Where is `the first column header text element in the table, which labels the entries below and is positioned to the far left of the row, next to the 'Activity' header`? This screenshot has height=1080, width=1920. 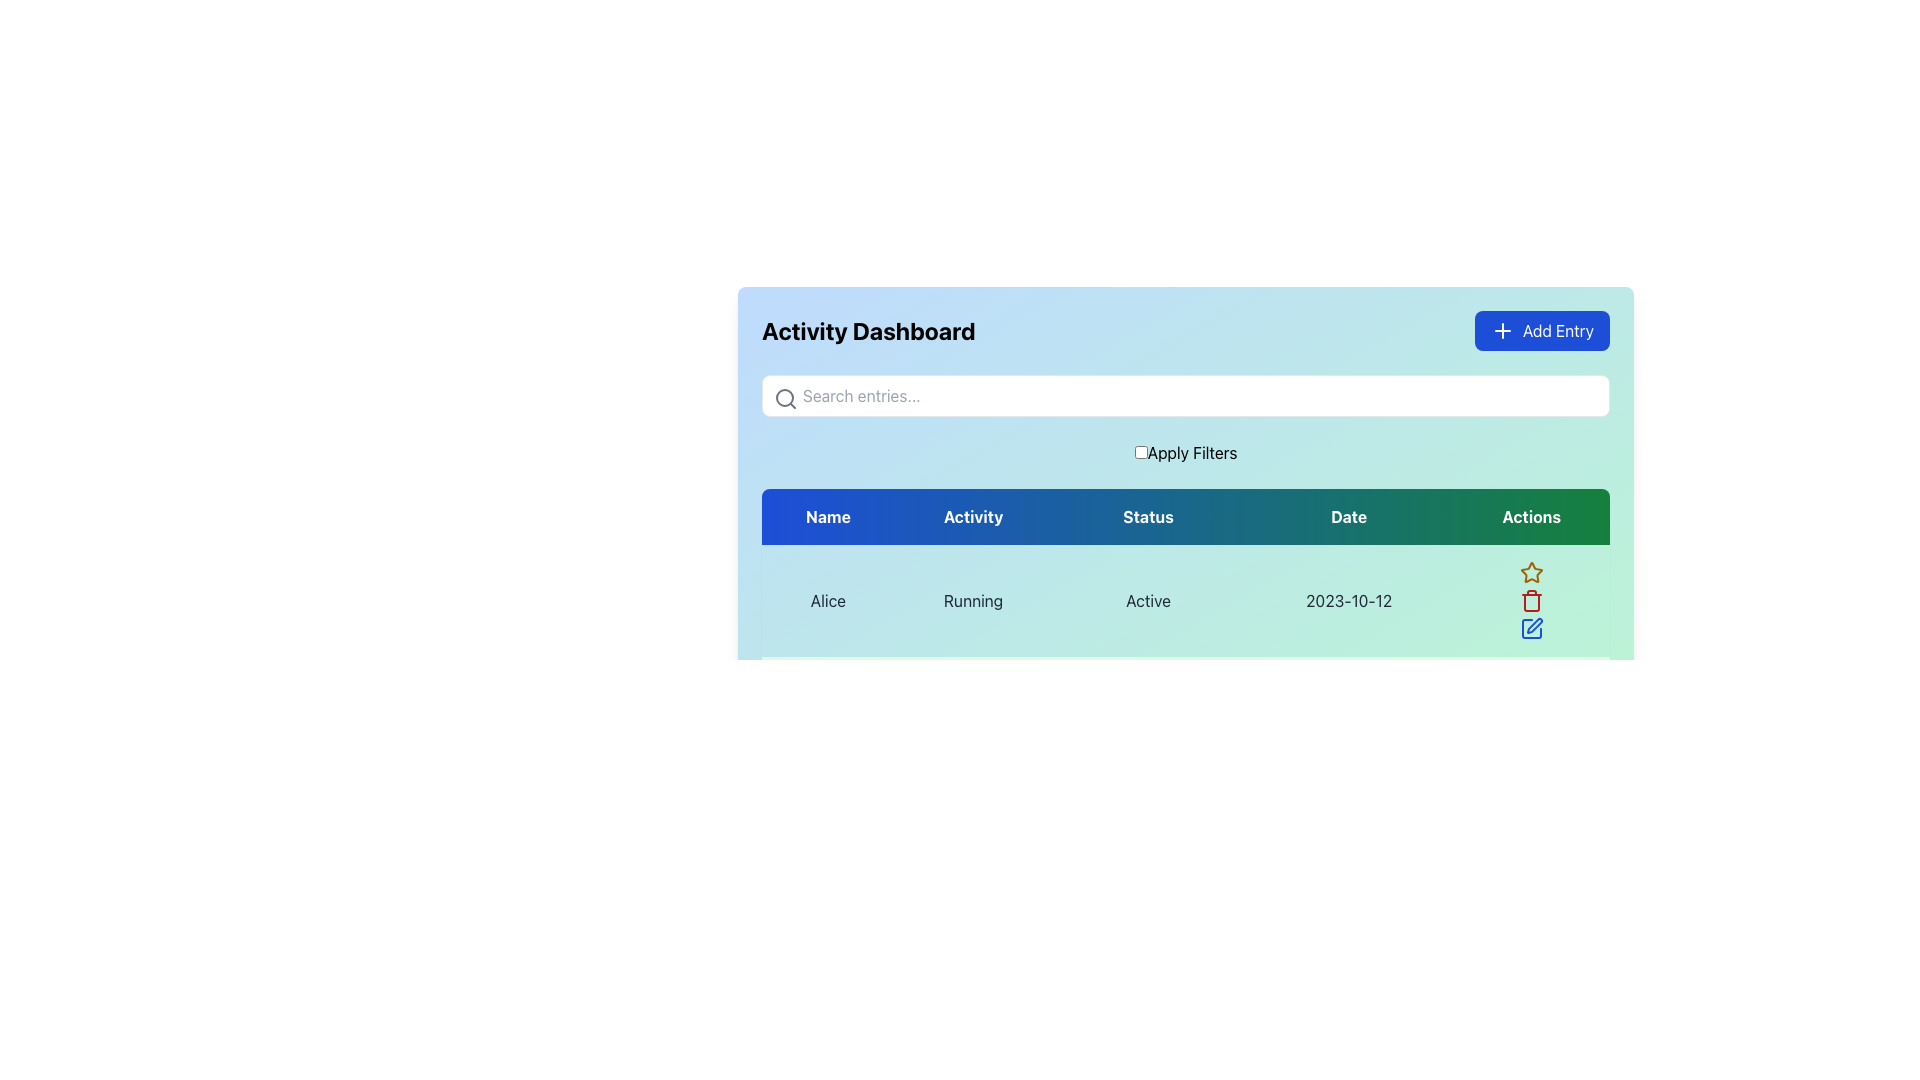
the first column header text element in the table, which labels the entries below and is positioned to the far left of the row, next to the 'Activity' header is located at coordinates (828, 515).